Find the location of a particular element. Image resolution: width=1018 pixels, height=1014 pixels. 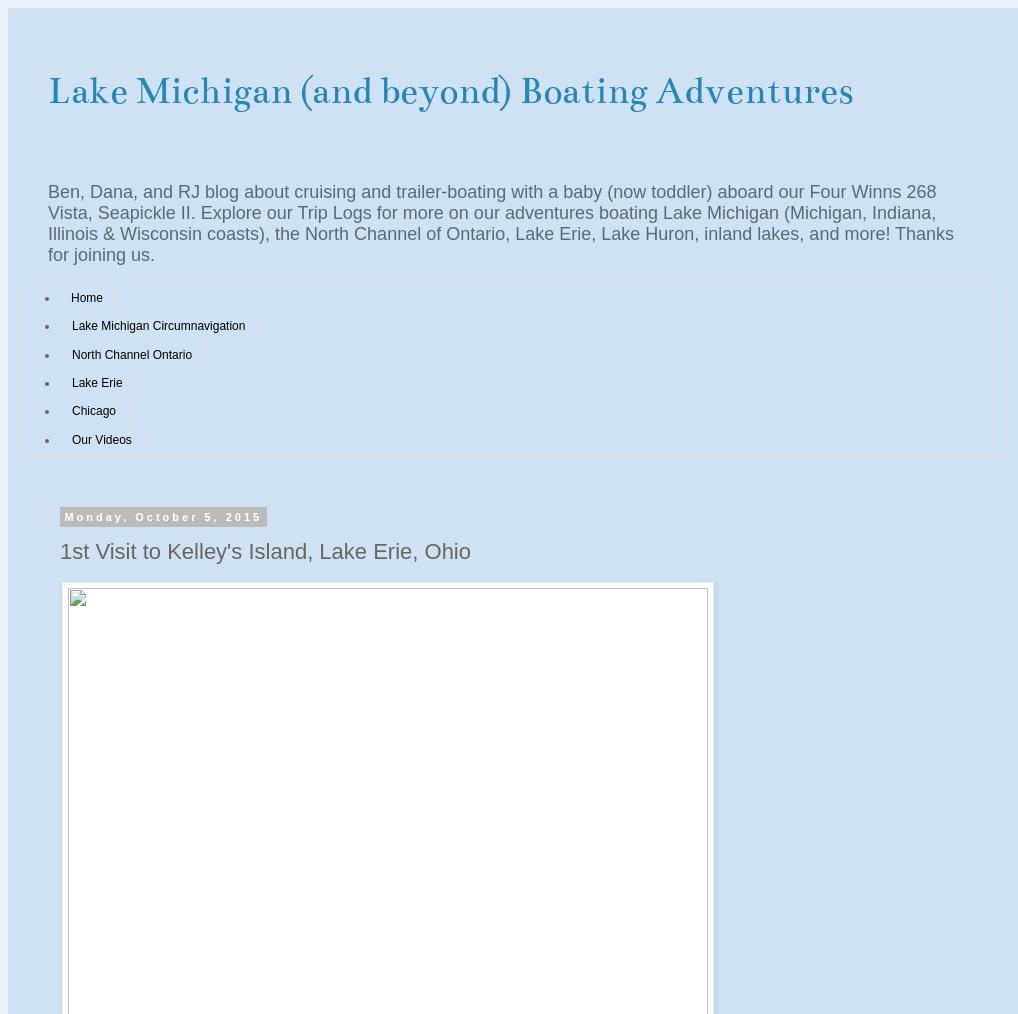

'Ben, Dana, and RJ blog about cruising and trailer-boating with a baby (now toddler) aboard our Four Winns 268 Vista, Seapickle II.  Explore our Trip Logs for more on our adventures boating Lake Michigan (Michigan,  Indiana, Illinois & Wisconsin coasts), the North Channel of Ontario, Lake Erie, Lake Huron, inland lakes, and more! Thanks for joining us.' is located at coordinates (500, 221).